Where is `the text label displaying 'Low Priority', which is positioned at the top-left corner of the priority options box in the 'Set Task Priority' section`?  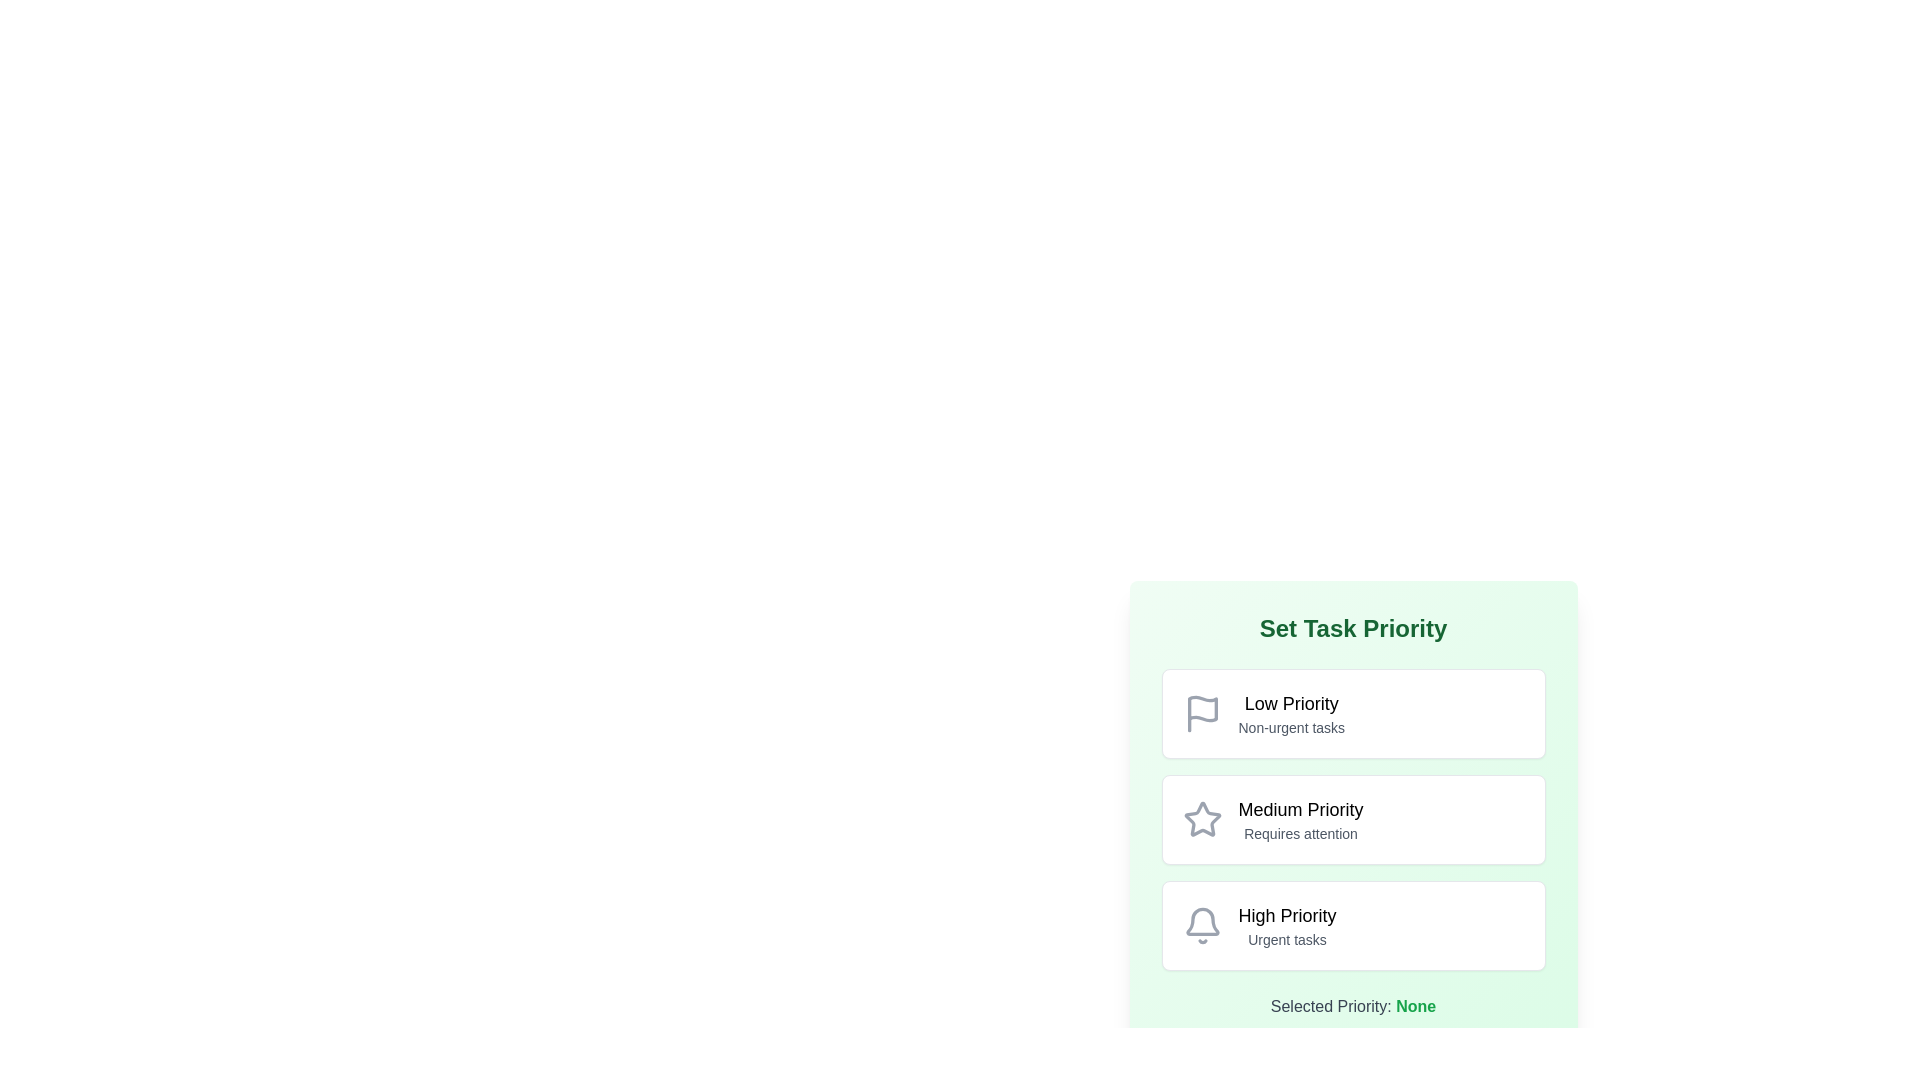
the text label displaying 'Low Priority', which is positioned at the top-left corner of the priority options box in the 'Set Task Priority' section is located at coordinates (1291, 703).